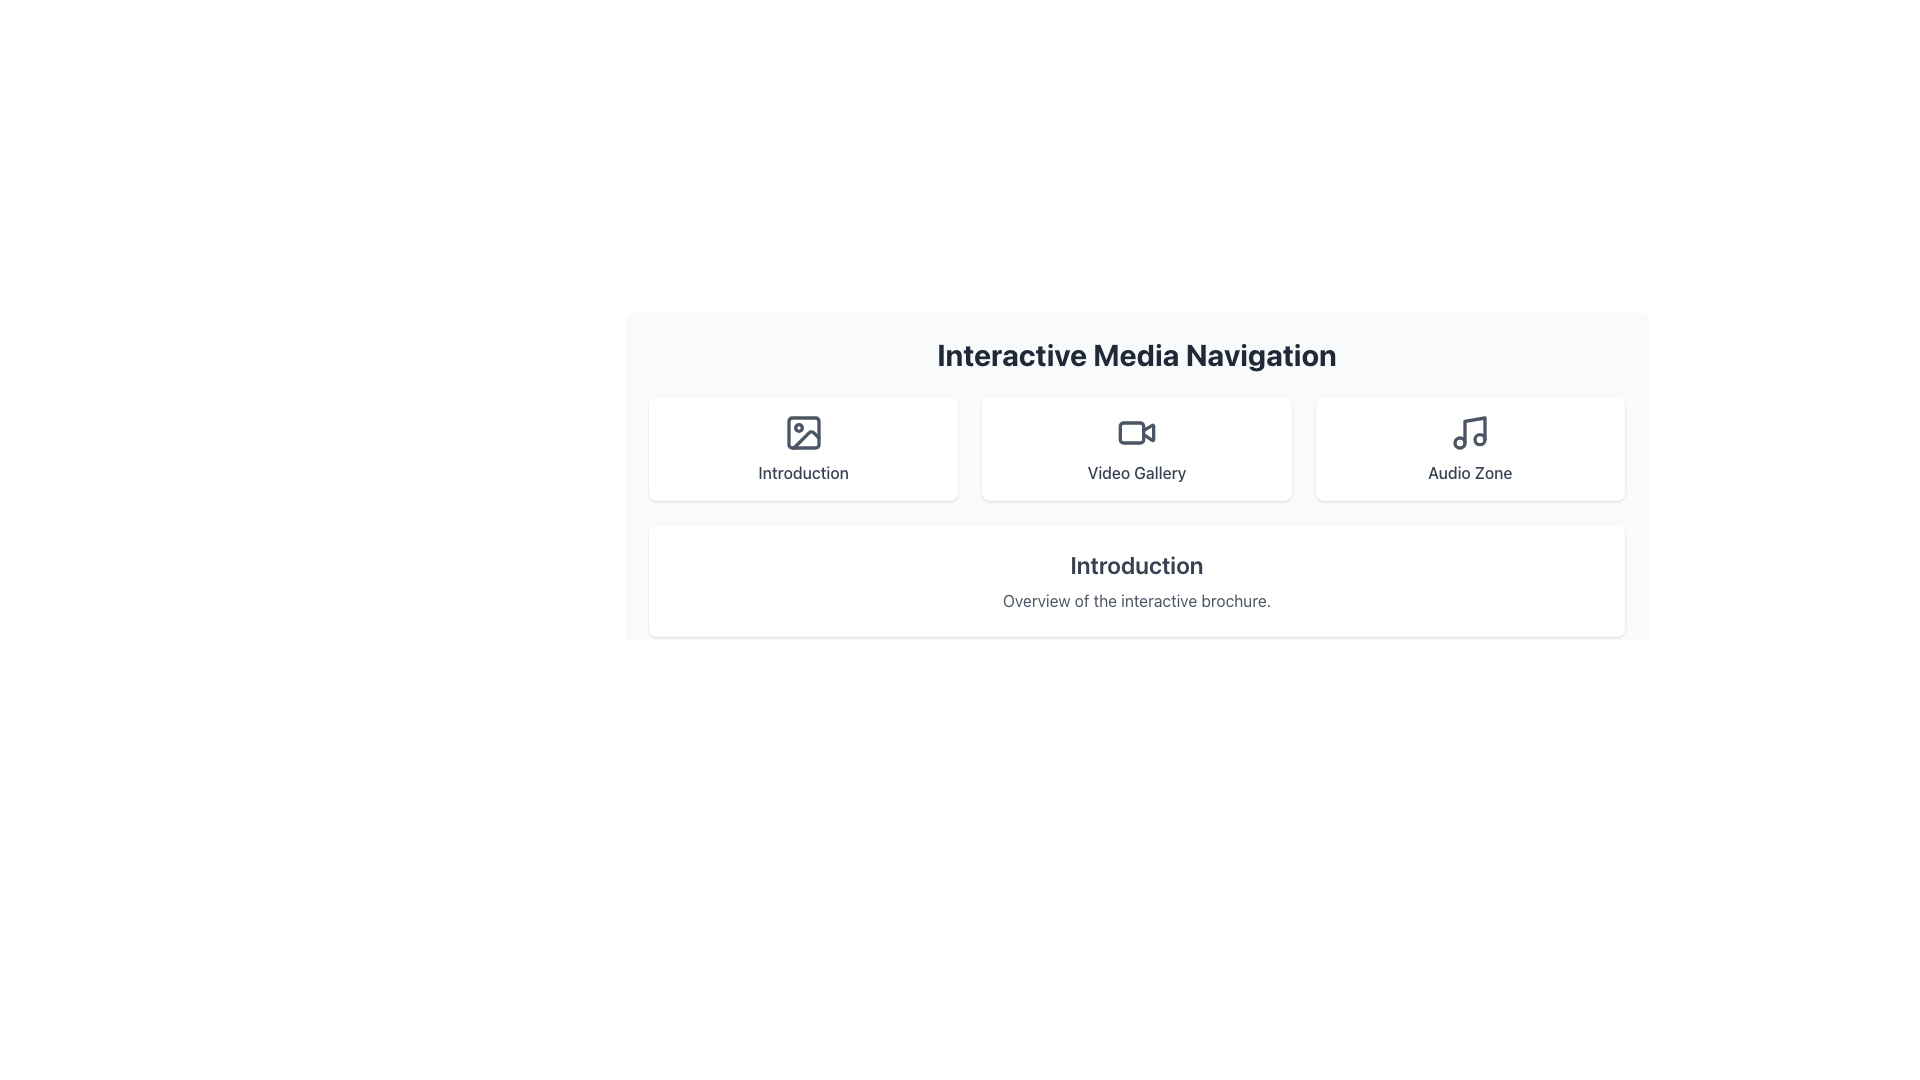  Describe the element at coordinates (803, 447) in the screenshot. I see `the 'Introduction' button, which is a white rectangular card with rounded corners and an image icon at the top, located on the left side of a three-card grid layout` at that location.